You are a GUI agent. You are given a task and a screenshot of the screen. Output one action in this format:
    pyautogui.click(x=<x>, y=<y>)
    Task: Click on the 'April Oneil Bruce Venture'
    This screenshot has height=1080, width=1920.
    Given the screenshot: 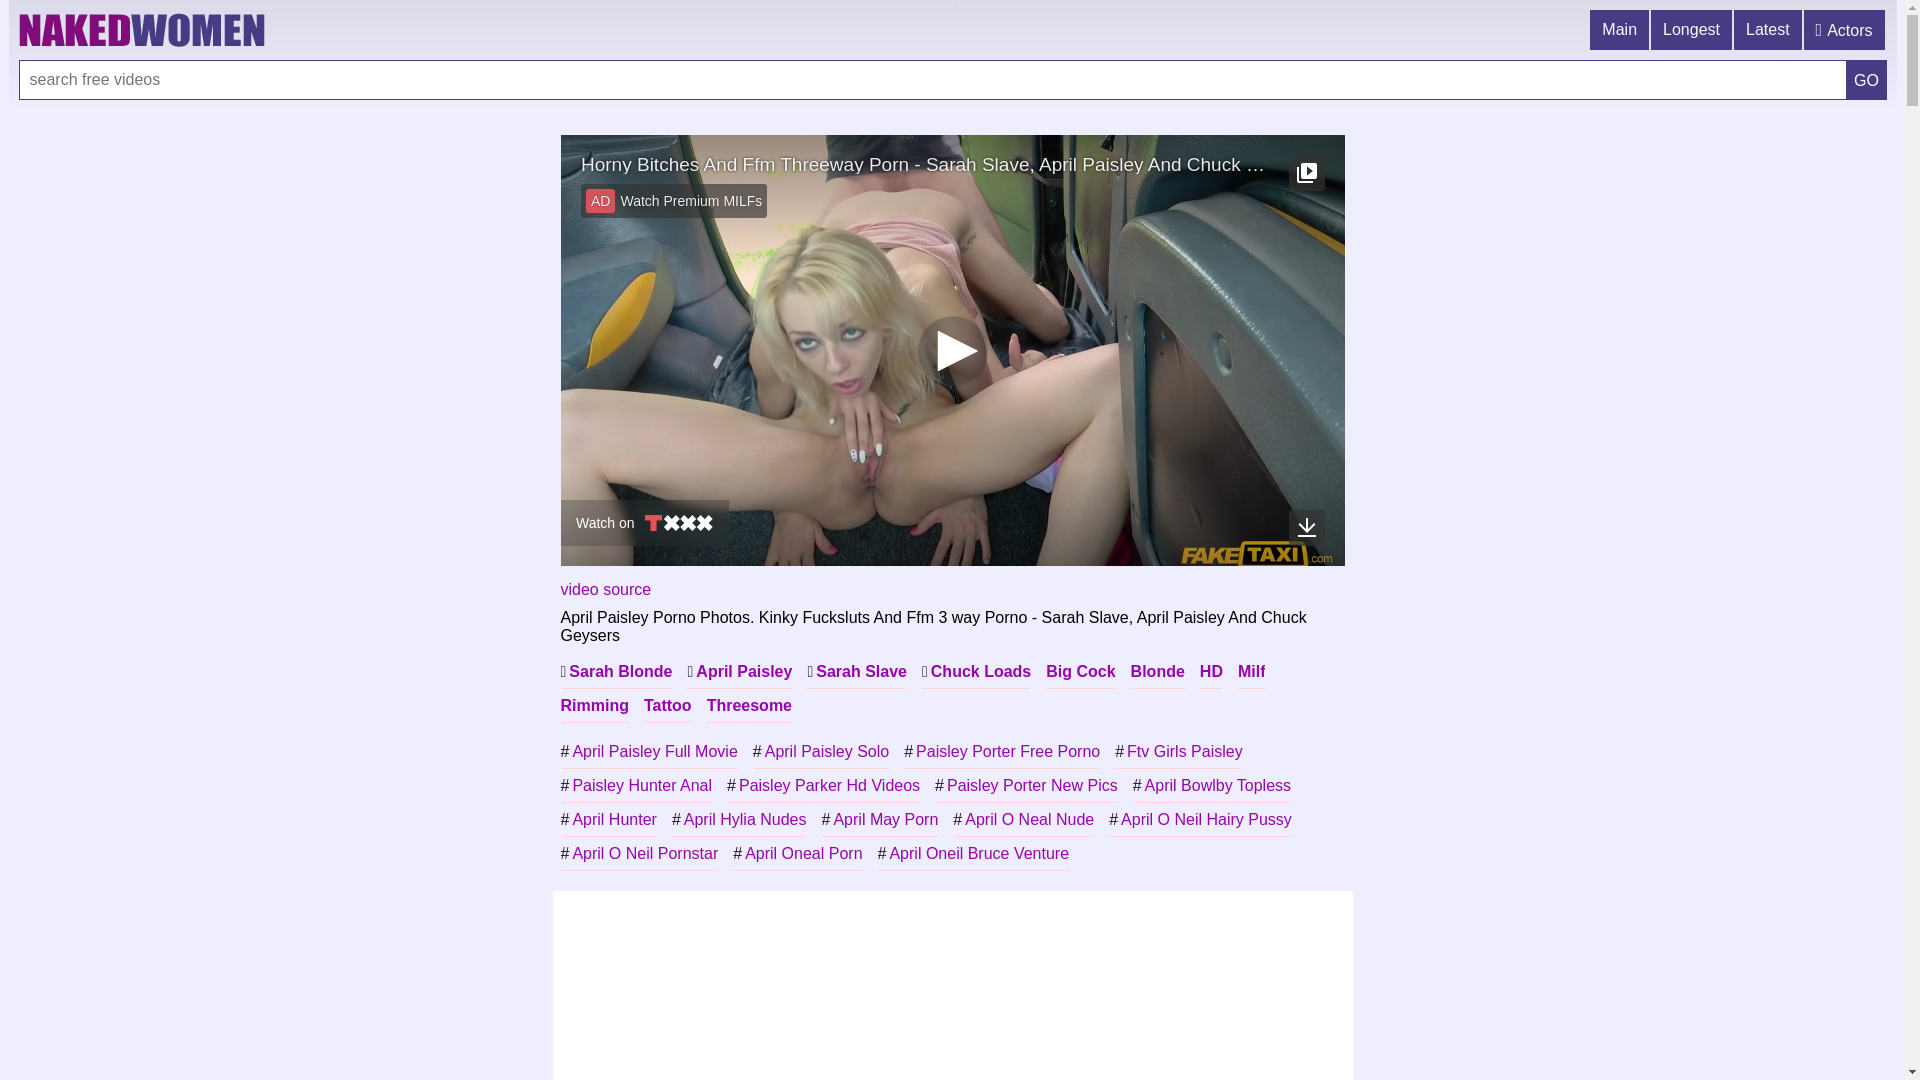 What is the action you would take?
    pyautogui.click(x=974, y=853)
    